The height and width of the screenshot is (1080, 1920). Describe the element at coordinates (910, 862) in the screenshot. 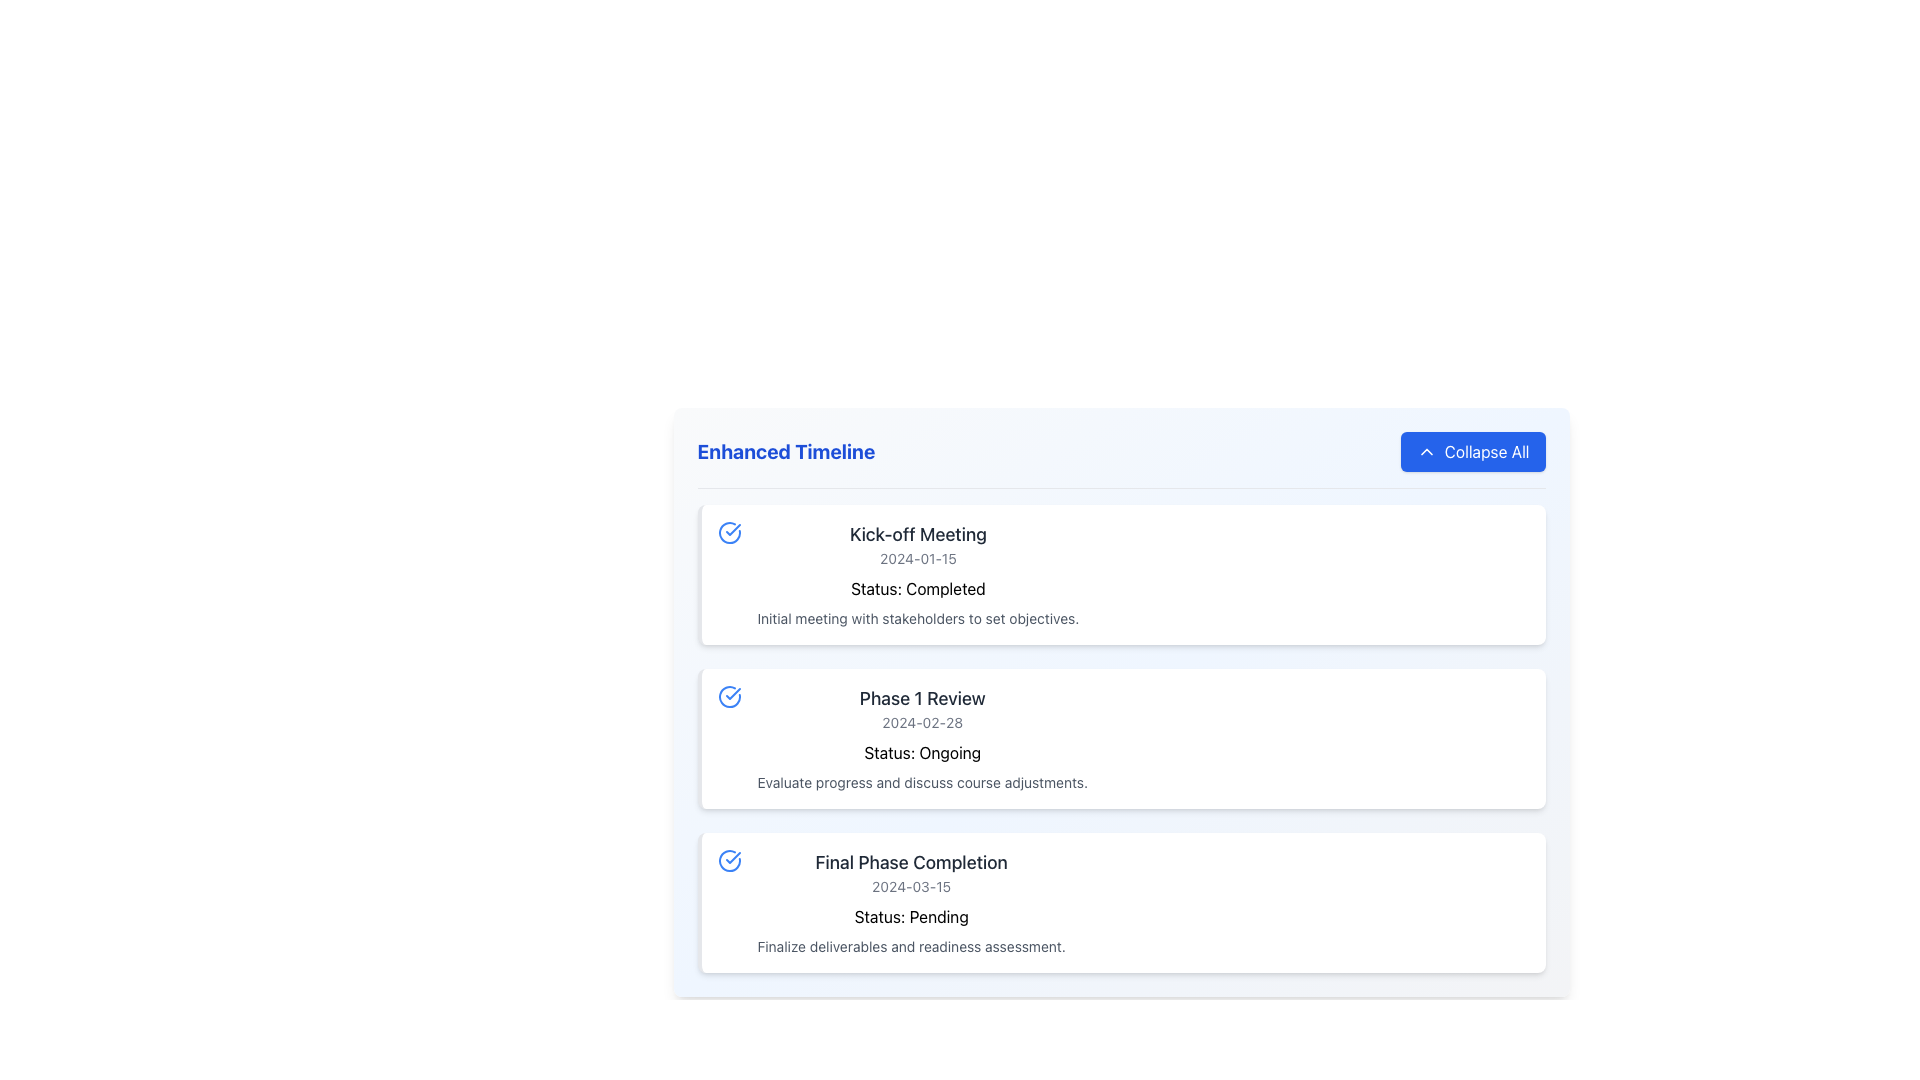

I see `the text label displaying 'Final Phase Completion', which is styled as a prominent title in dark gray at the top of a timeline entry box` at that location.